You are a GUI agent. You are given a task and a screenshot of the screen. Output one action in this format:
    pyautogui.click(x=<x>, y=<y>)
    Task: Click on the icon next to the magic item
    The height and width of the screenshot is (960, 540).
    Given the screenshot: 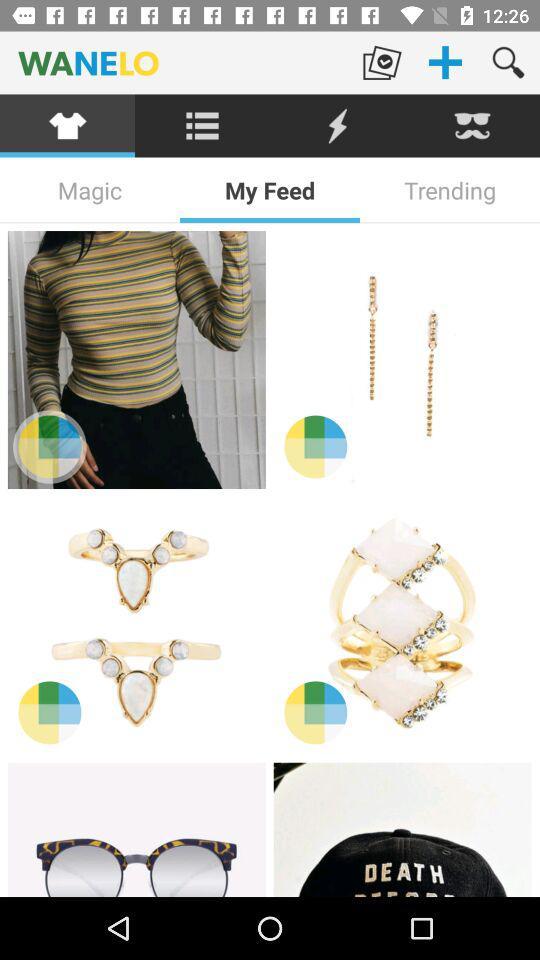 What is the action you would take?
    pyautogui.click(x=270, y=190)
    